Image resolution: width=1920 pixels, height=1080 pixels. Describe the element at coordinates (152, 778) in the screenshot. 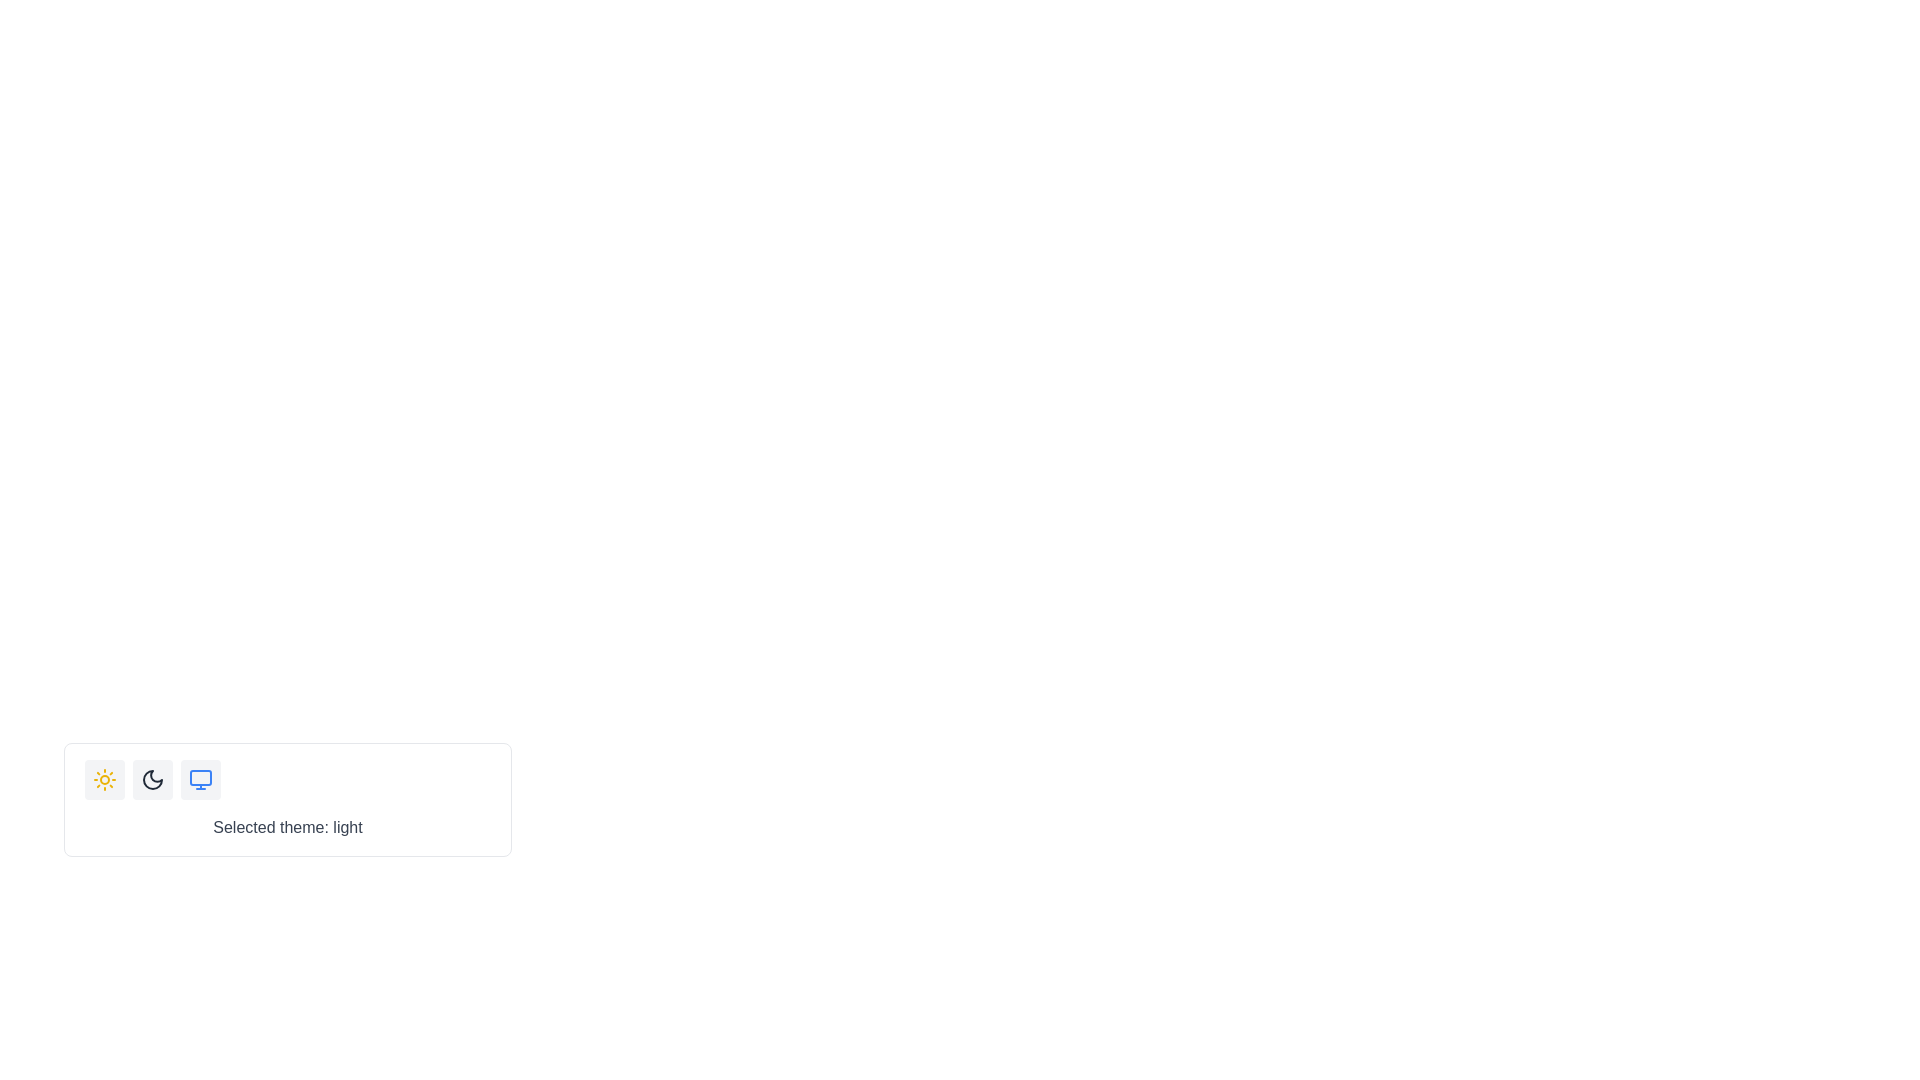

I see `the second icon from the left, which resembles a moon and serves as a toggle for dark mode settings` at that location.